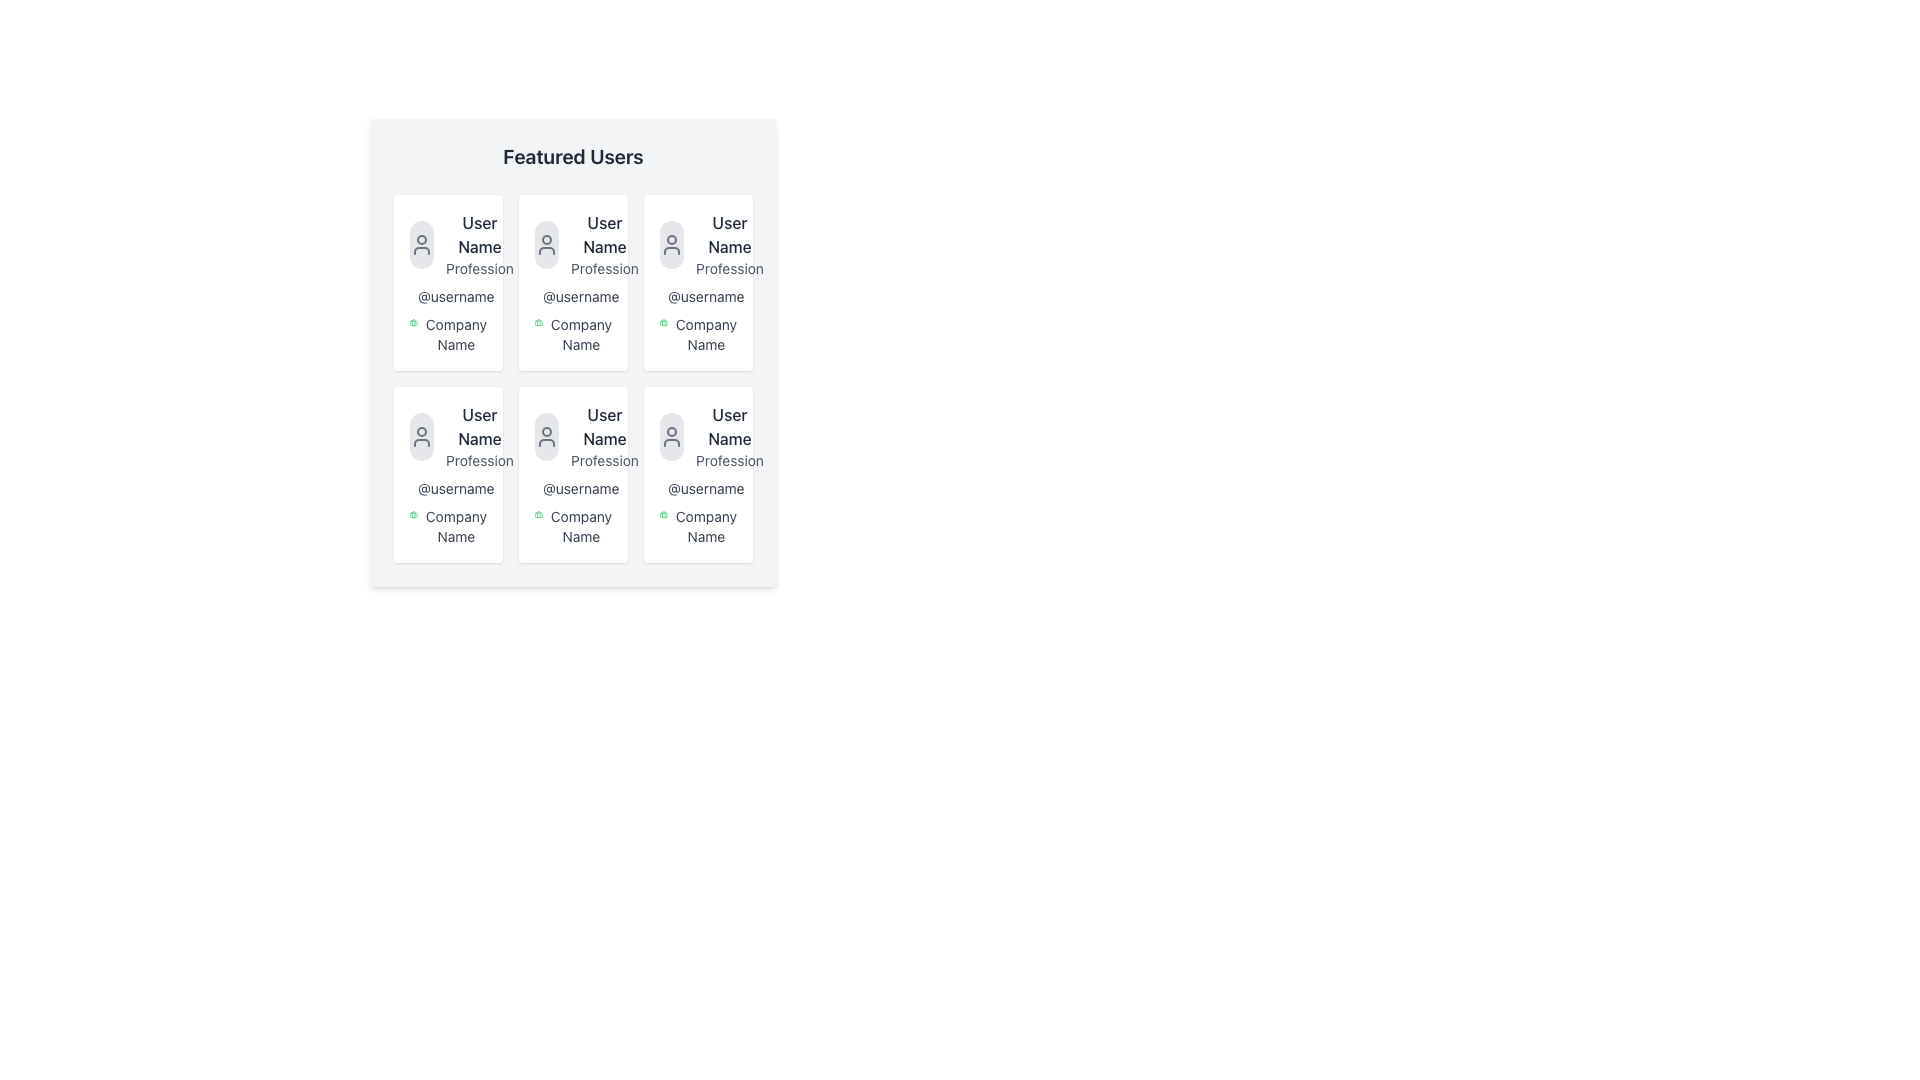  I want to click on the company name text label located in the bottom section of the user profile card, positioned below the '@username' text and next to the green briefcase icon, so click(698, 334).